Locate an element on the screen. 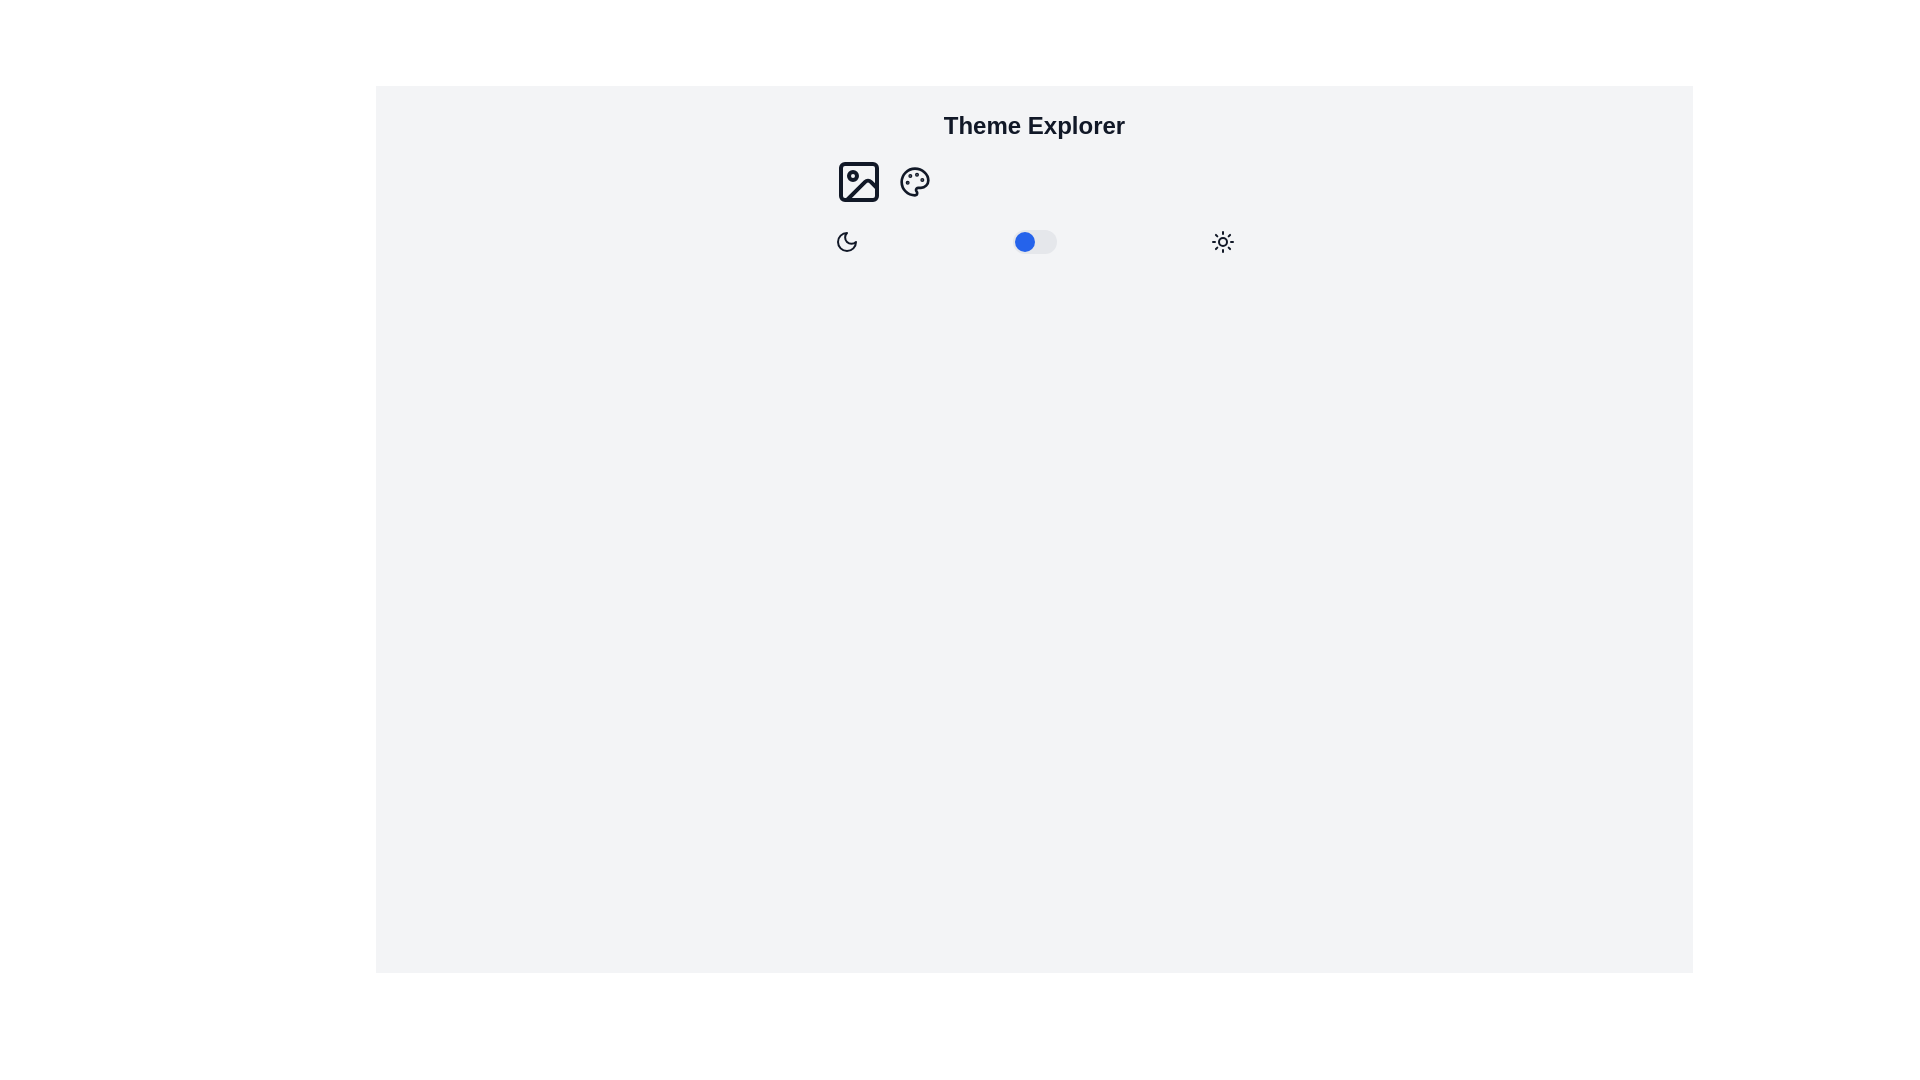 The height and width of the screenshot is (1080, 1920). the dark mode toggle icon located near the top right corner of the interface is located at coordinates (846, 241).